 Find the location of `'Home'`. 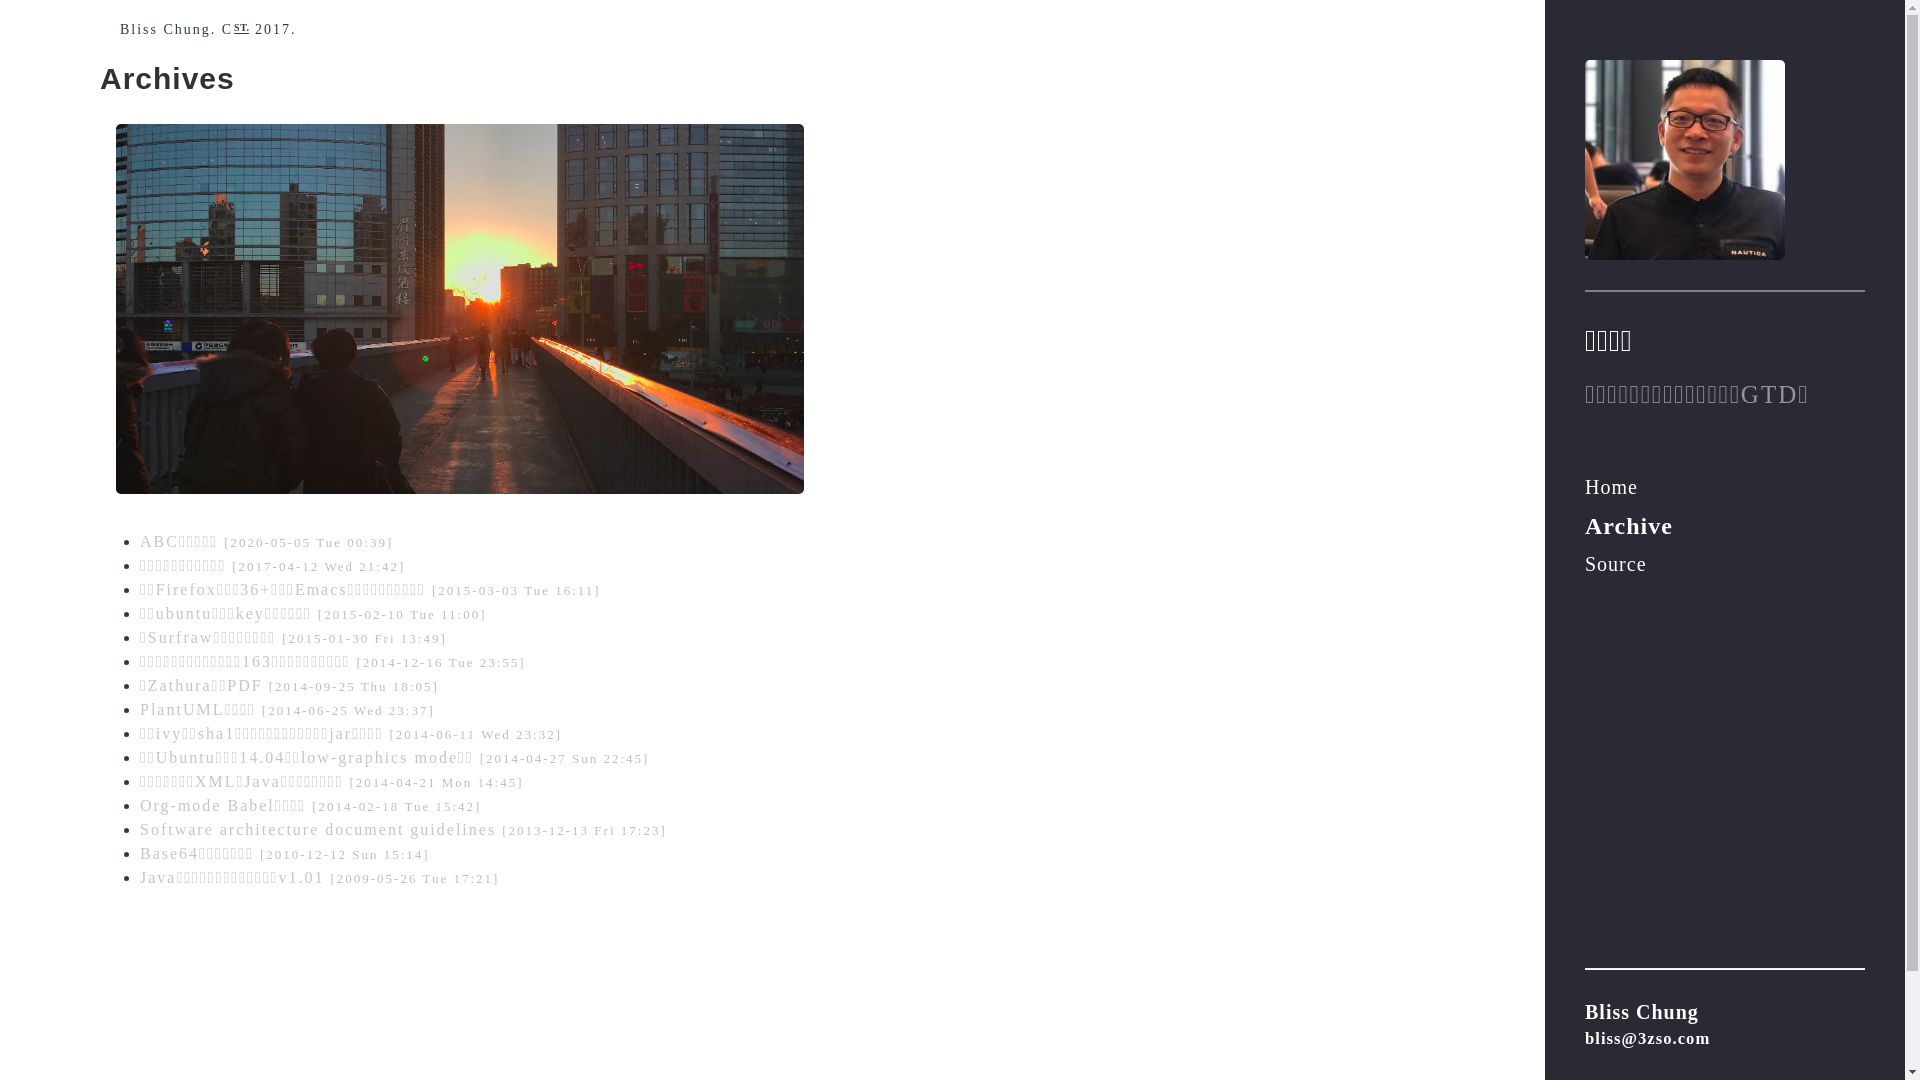

'Home' is located at coordinates (1583, 487).